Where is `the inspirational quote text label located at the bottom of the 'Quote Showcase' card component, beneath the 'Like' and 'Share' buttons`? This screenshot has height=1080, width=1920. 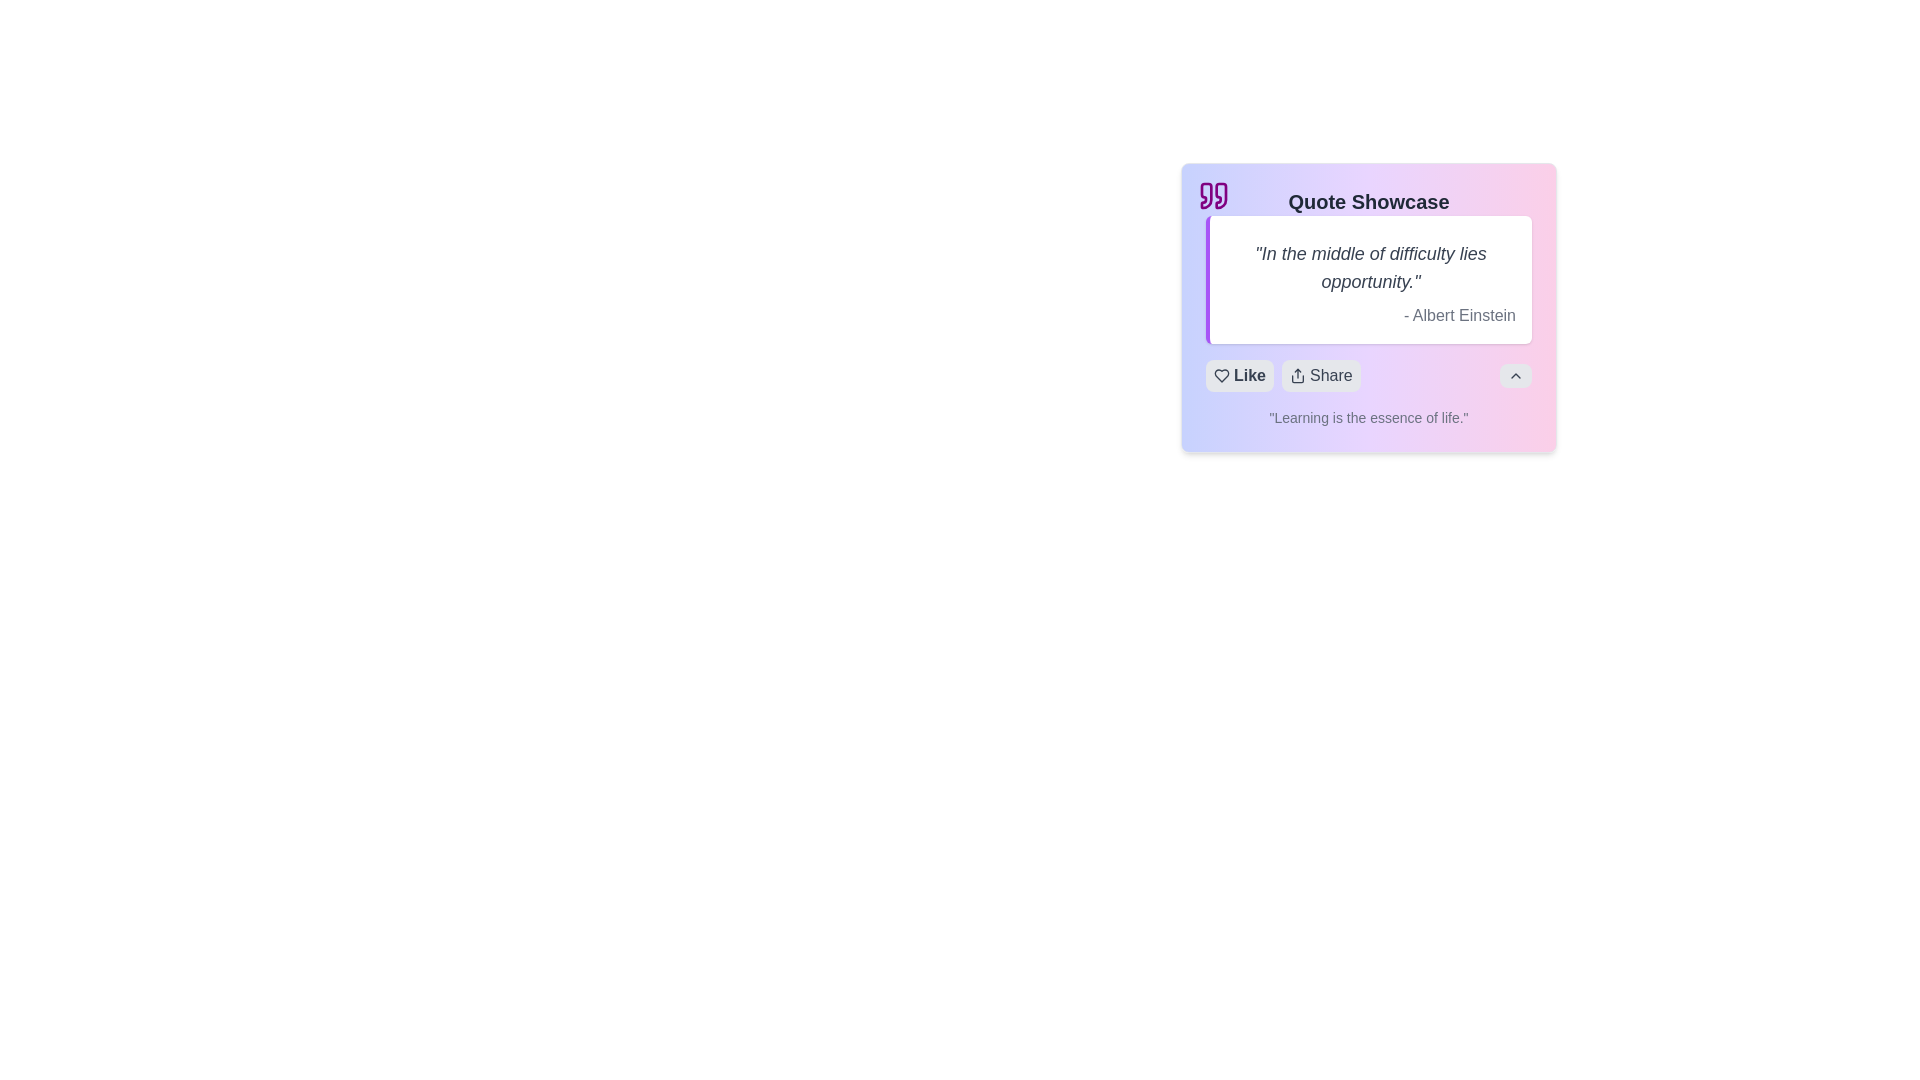
the inspirational quote text label located at the bottom of the 'Quote Showcase' card component, beneath the 'Like' and 'Share' buttons is located at coordinates (1367, 416).